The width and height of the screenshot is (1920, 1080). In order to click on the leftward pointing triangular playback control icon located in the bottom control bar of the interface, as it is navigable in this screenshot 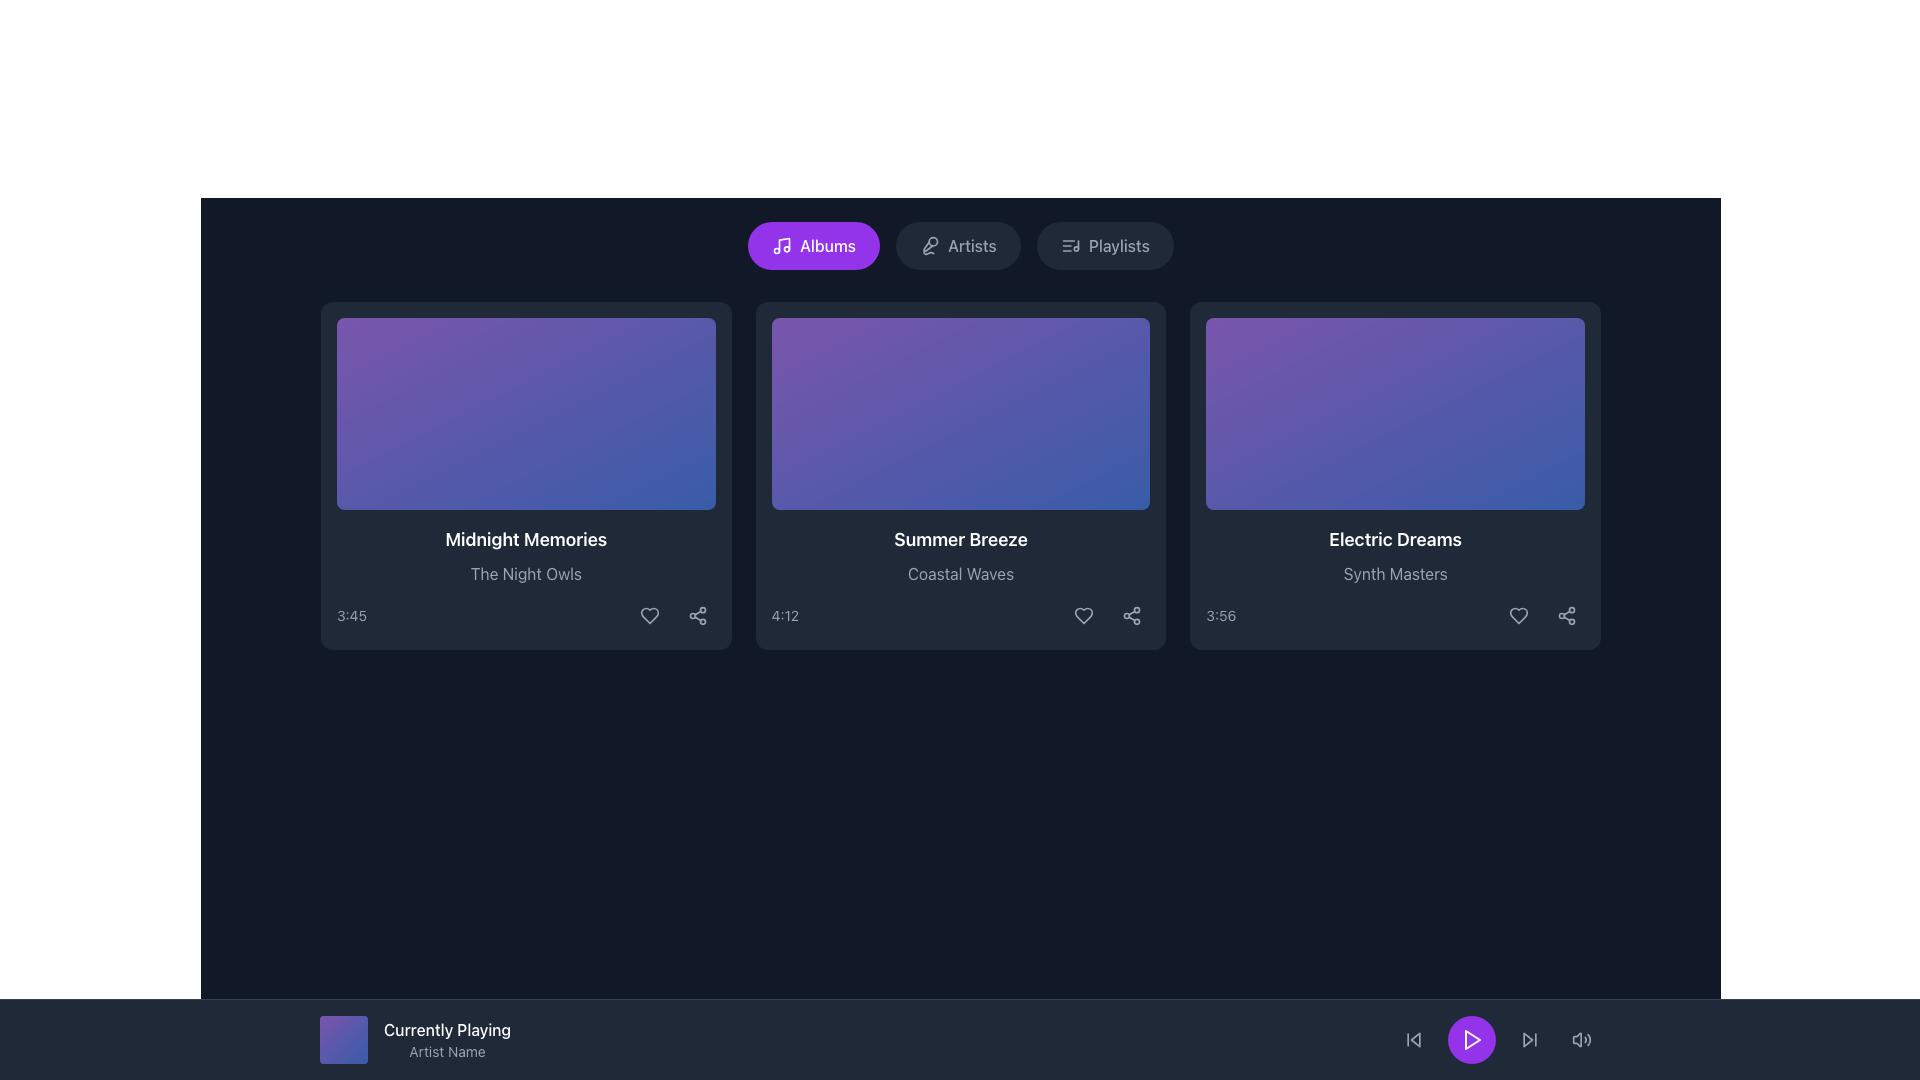, I will do `click(1414, 1039)`.